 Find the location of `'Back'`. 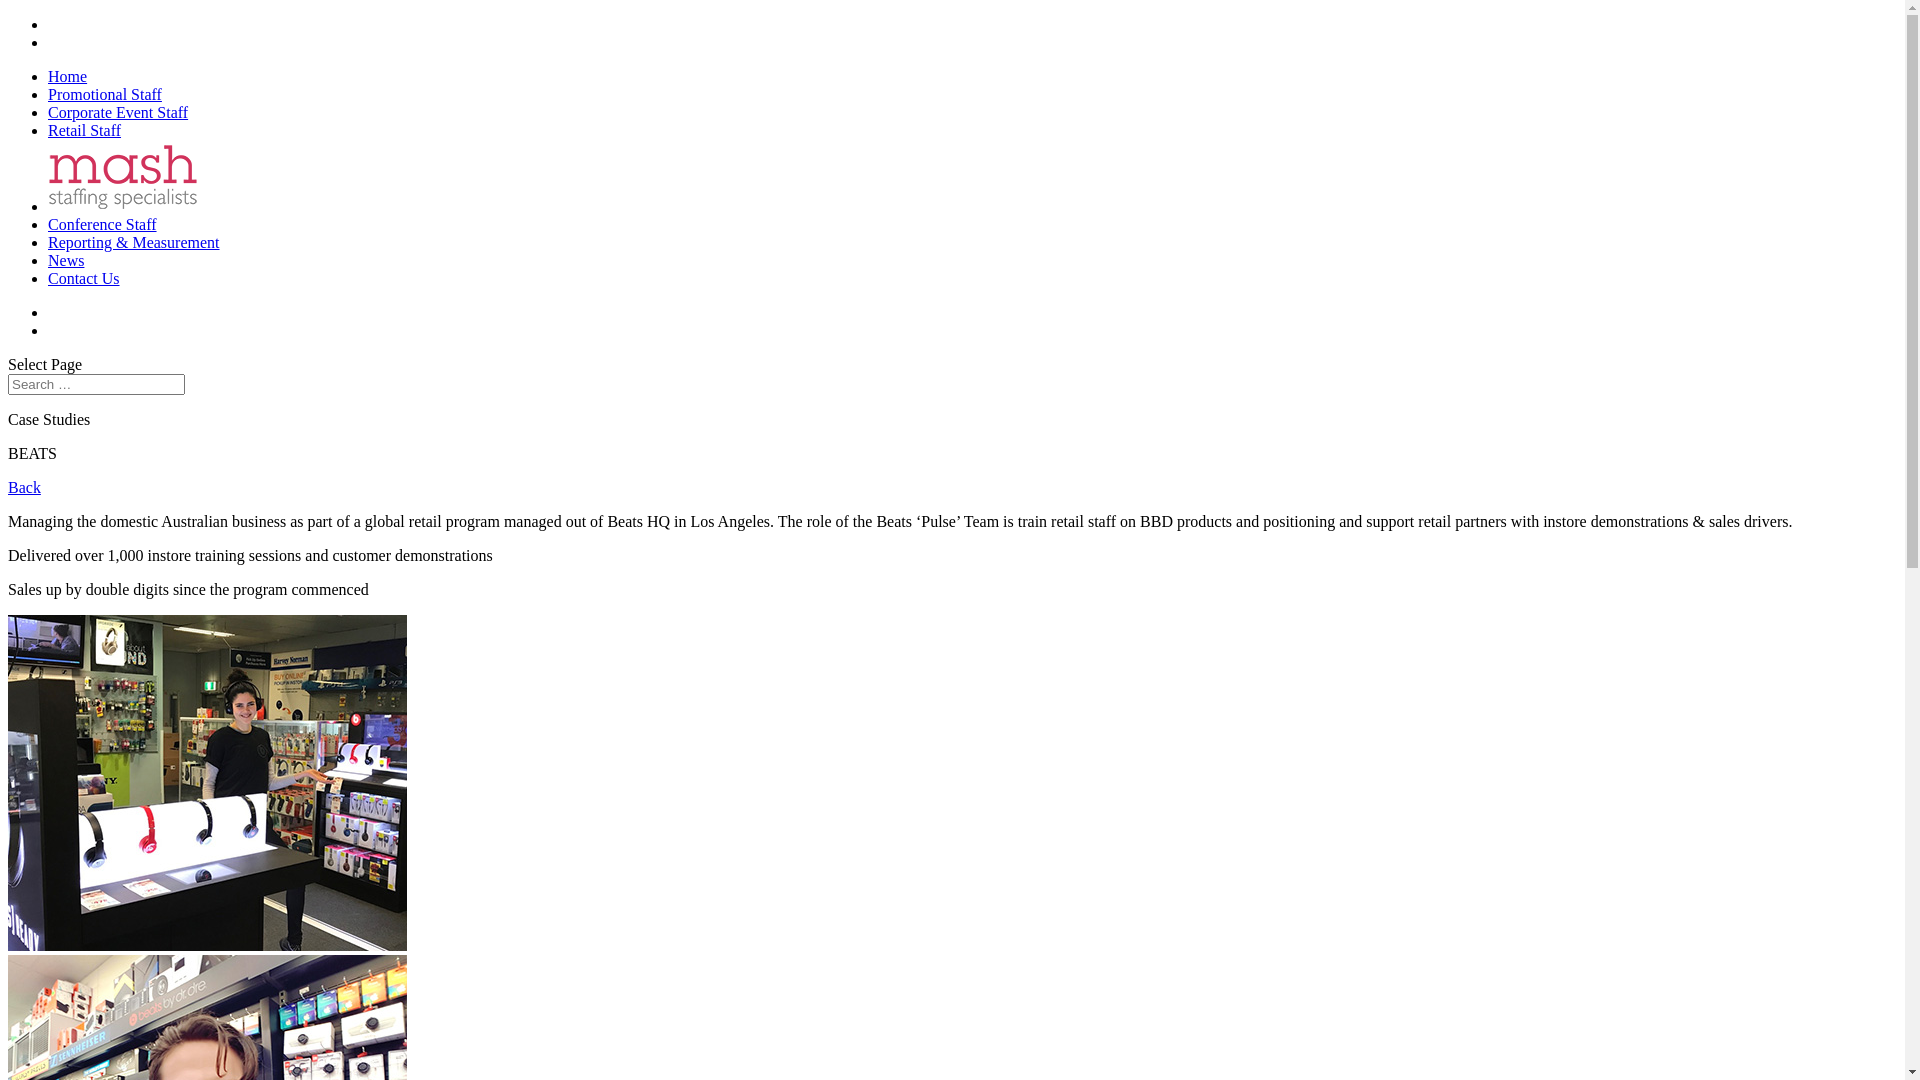

'Back' is located at coordinates (24, 487).